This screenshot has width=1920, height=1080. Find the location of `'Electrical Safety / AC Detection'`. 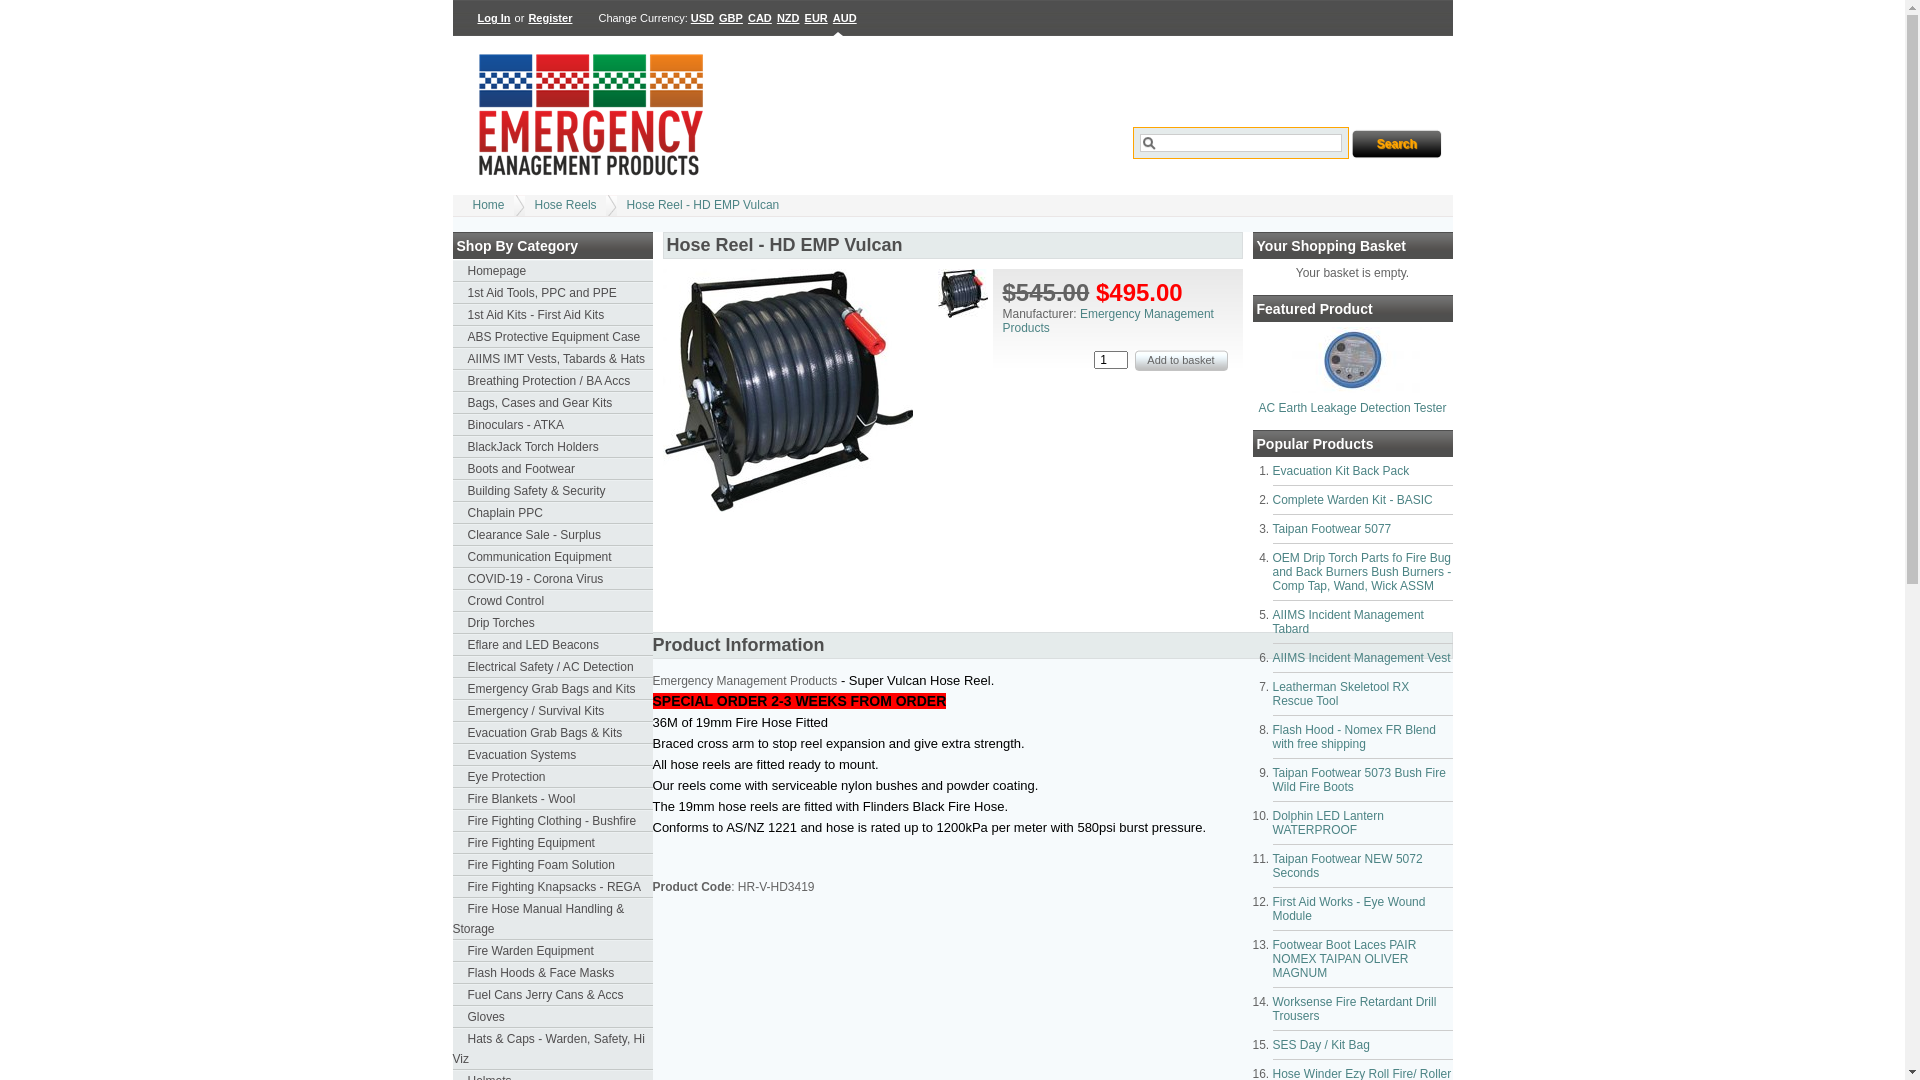

'Electrical Safety / AC Detection' is located at coordinates (552, 667).